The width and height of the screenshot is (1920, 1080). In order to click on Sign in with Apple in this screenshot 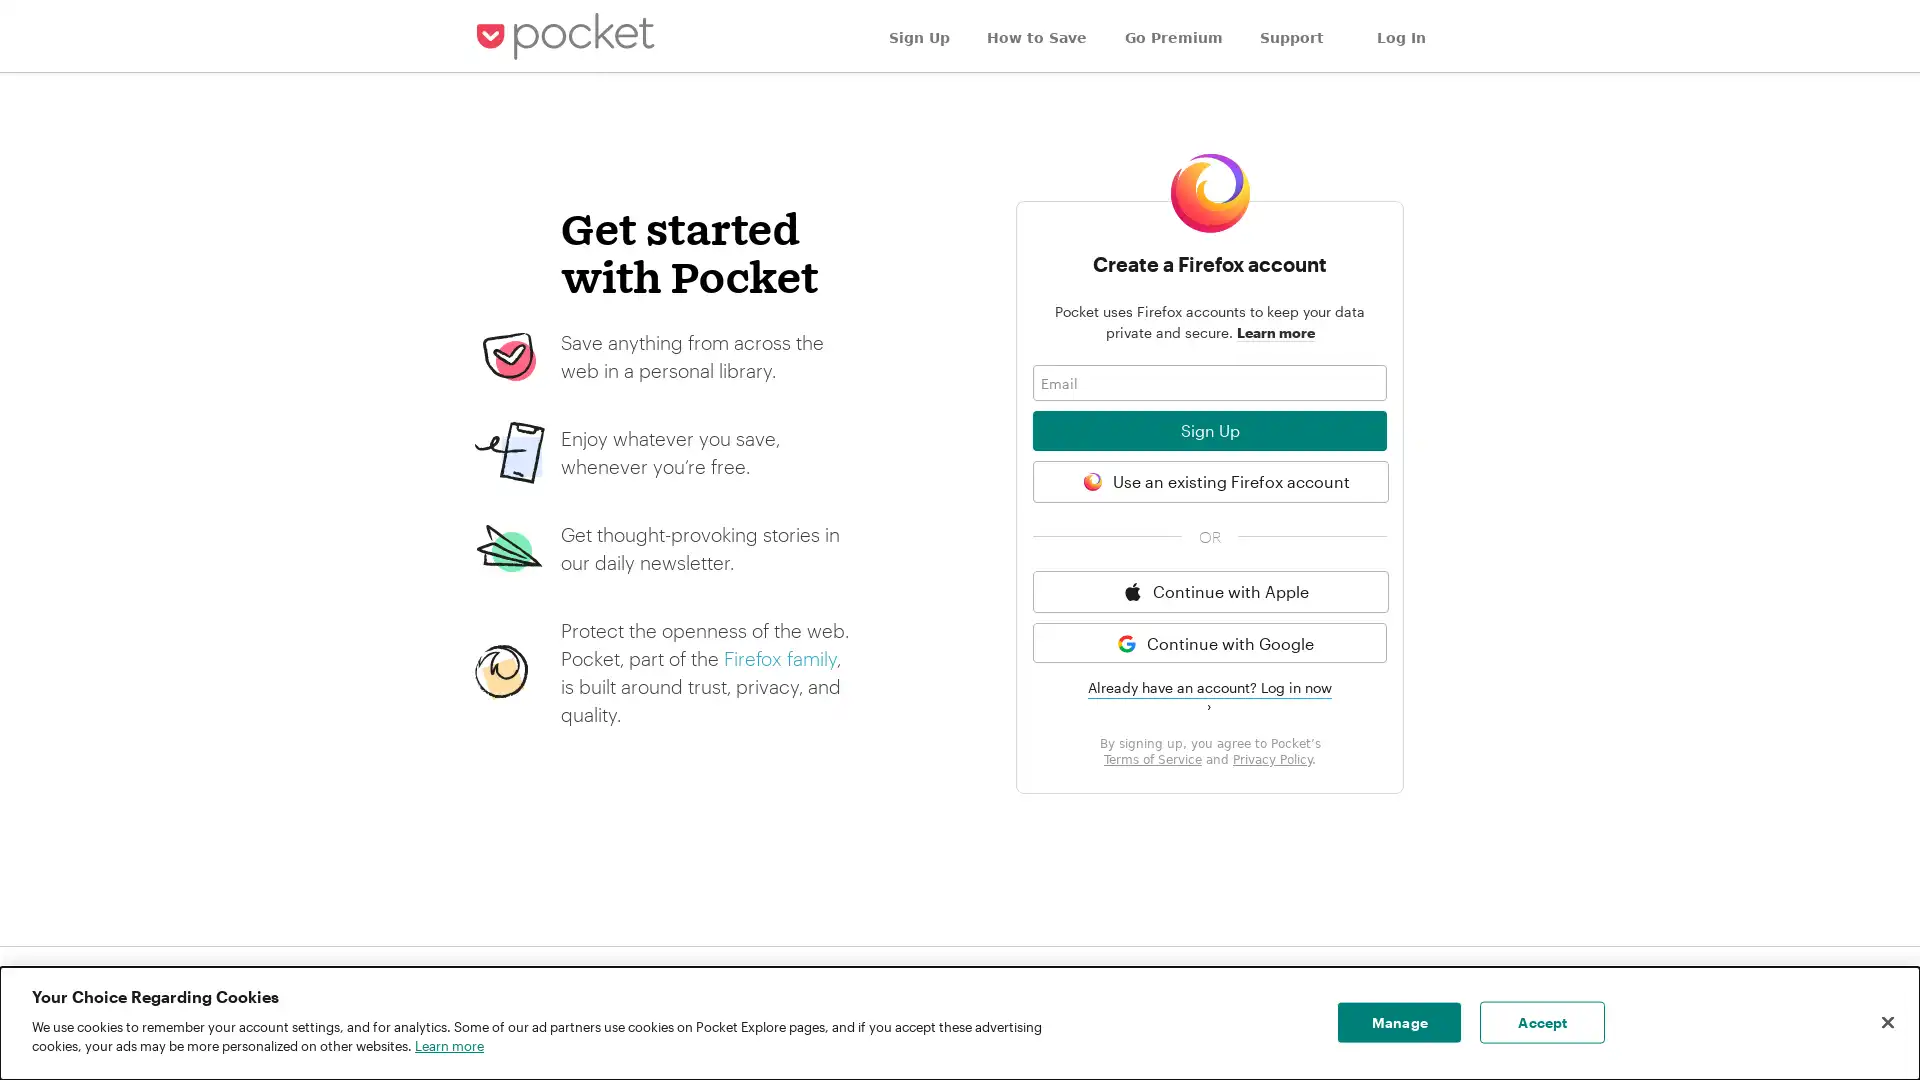, I will do `click(1209, 590)`.